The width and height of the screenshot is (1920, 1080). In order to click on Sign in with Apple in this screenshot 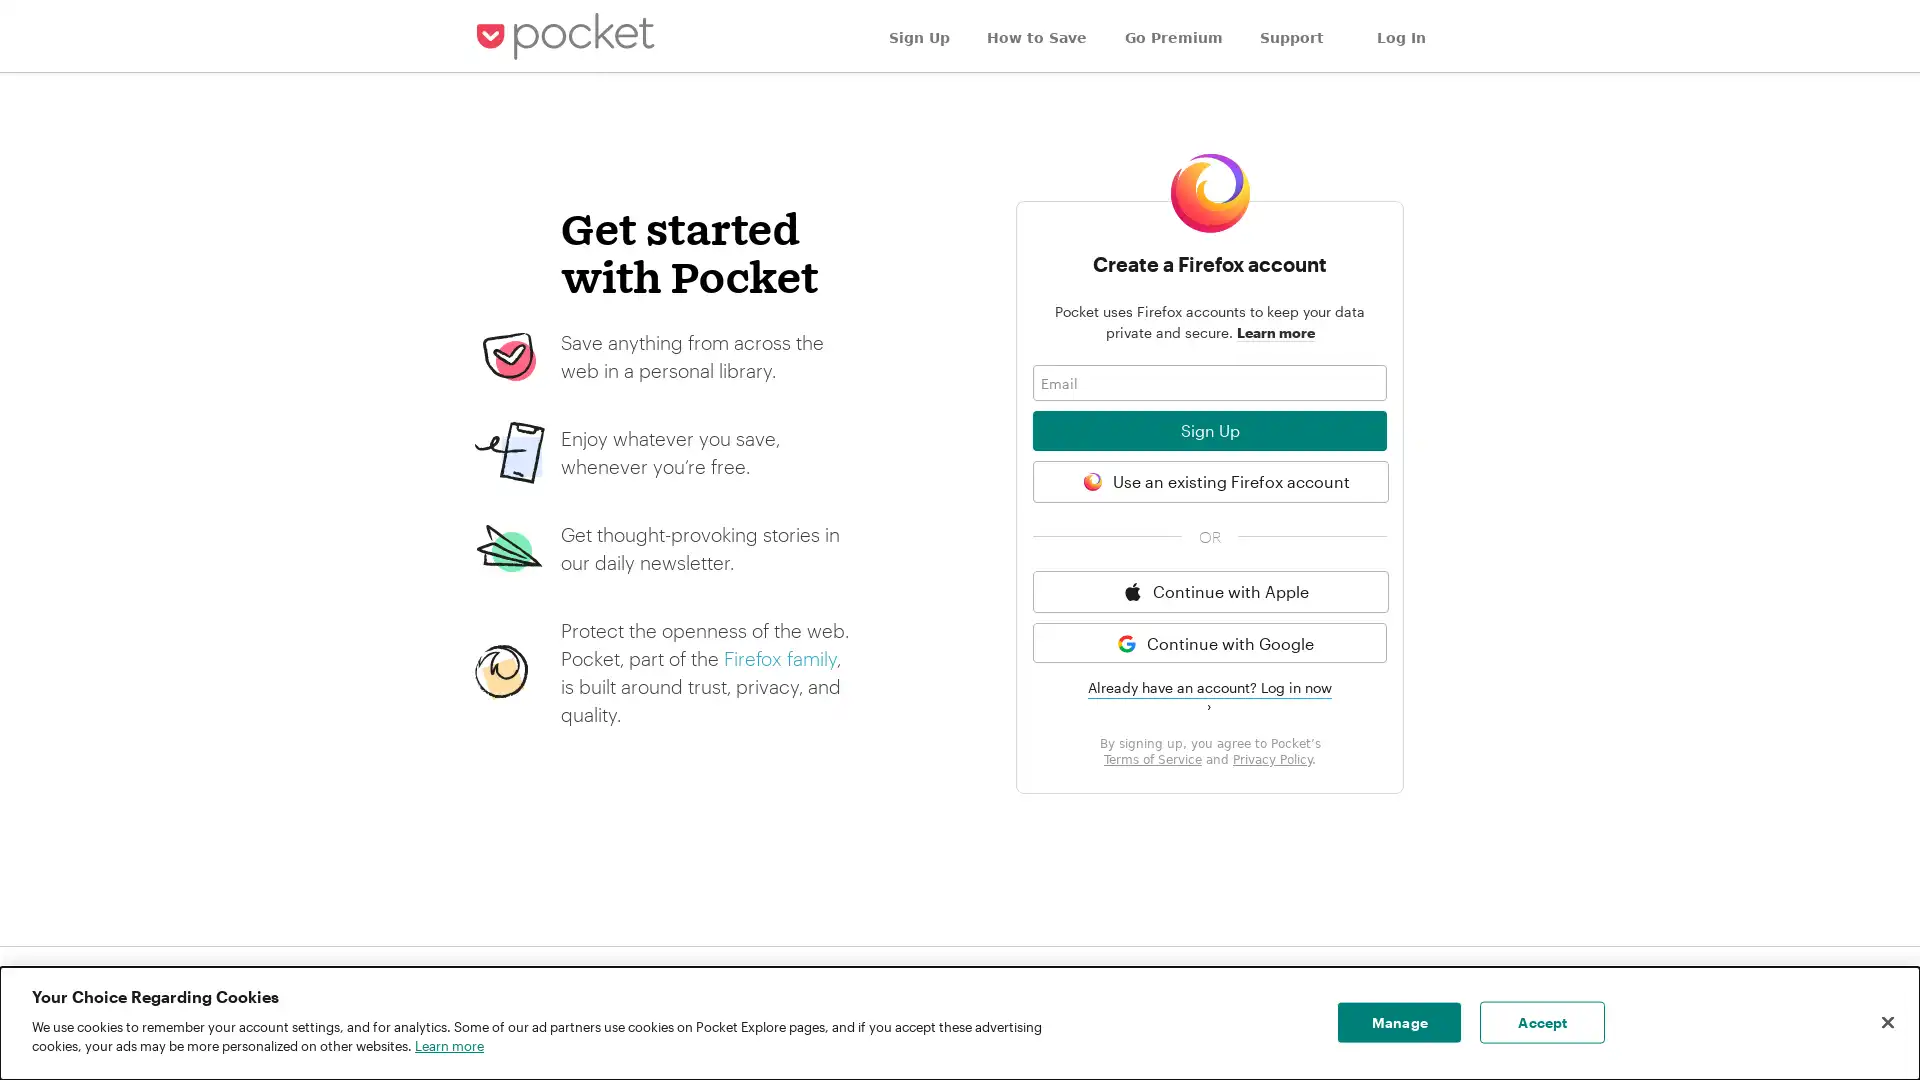, I will do `click(1209, 590)`.